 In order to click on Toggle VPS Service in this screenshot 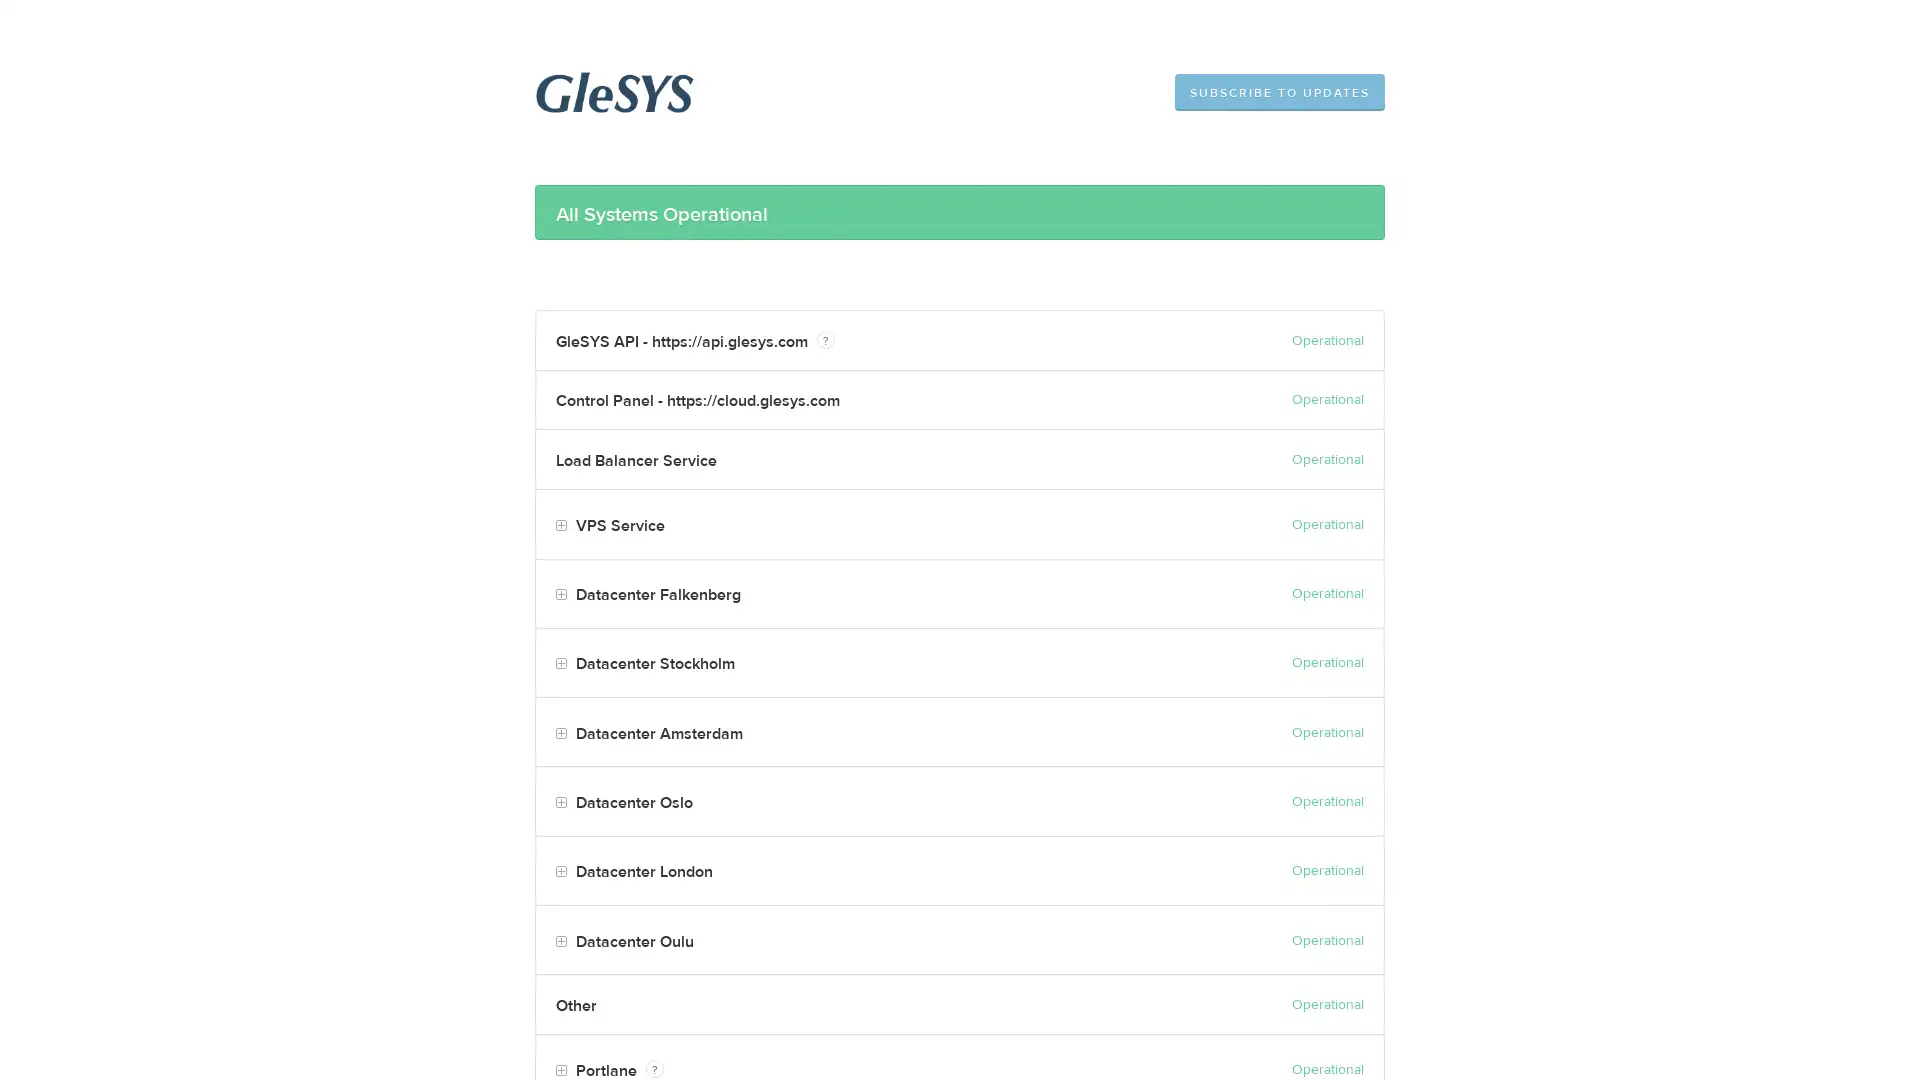, I will do `click(560, 524)`.